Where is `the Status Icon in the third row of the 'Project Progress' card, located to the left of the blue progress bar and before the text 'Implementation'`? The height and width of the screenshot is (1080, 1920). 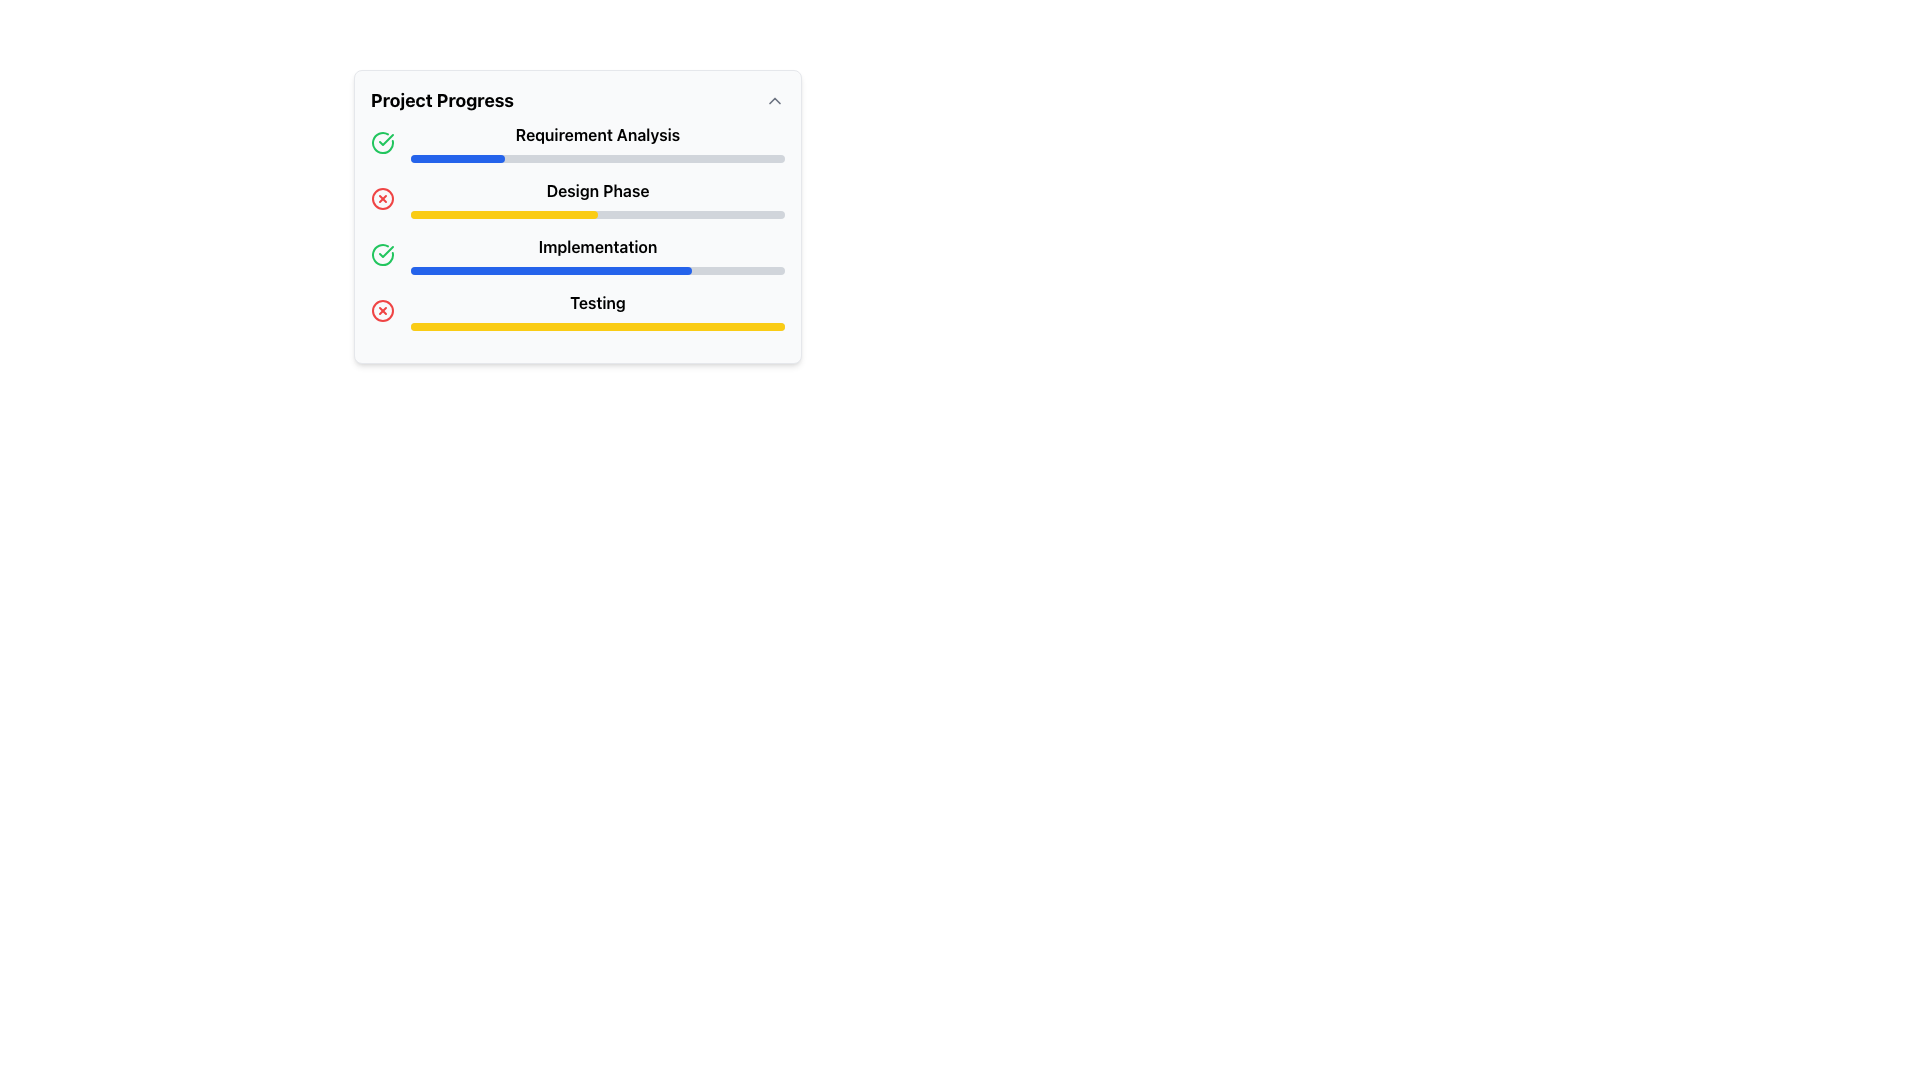
the Status Icon in the third row of the 'Project Progress' card, located to the left of the blue progress bar and before the text 'Implementation' is located at coordinates (383, 253).